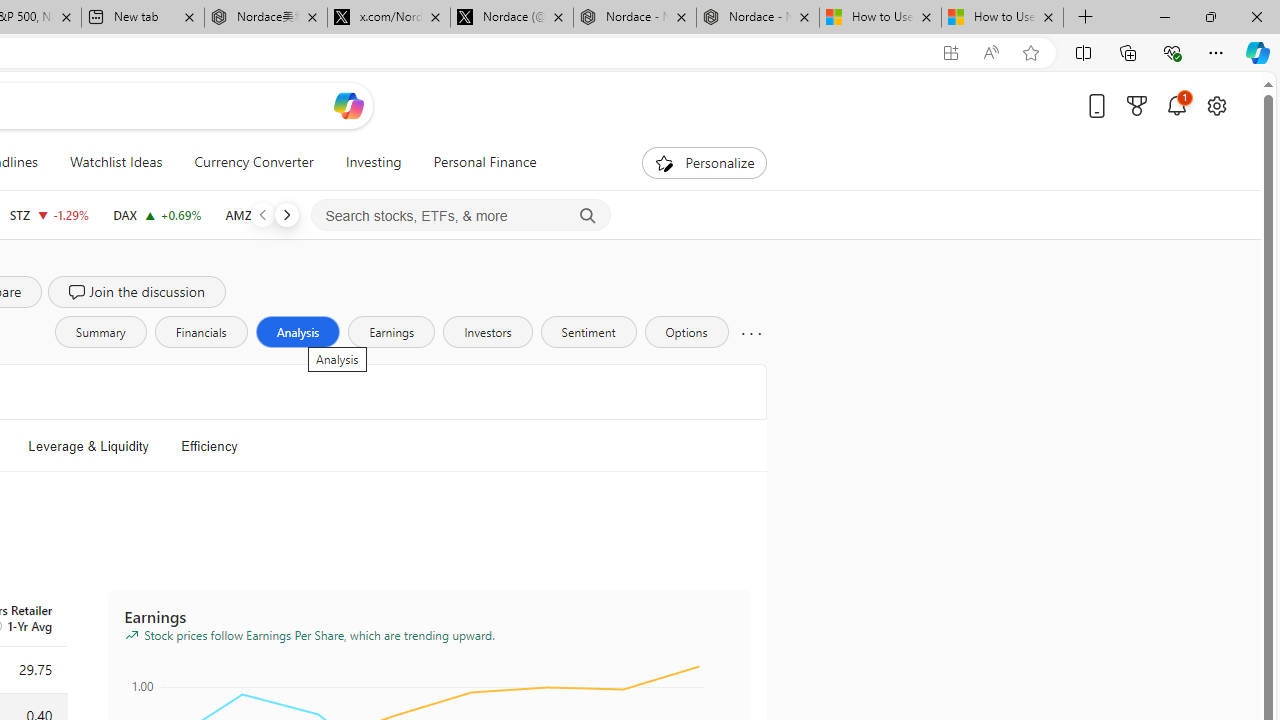  Describe the element at coordinates (156, 214) in the screenshot. I see `'DAX DAX increase 18,810.38 +128.57 +0.69%'` at that location.